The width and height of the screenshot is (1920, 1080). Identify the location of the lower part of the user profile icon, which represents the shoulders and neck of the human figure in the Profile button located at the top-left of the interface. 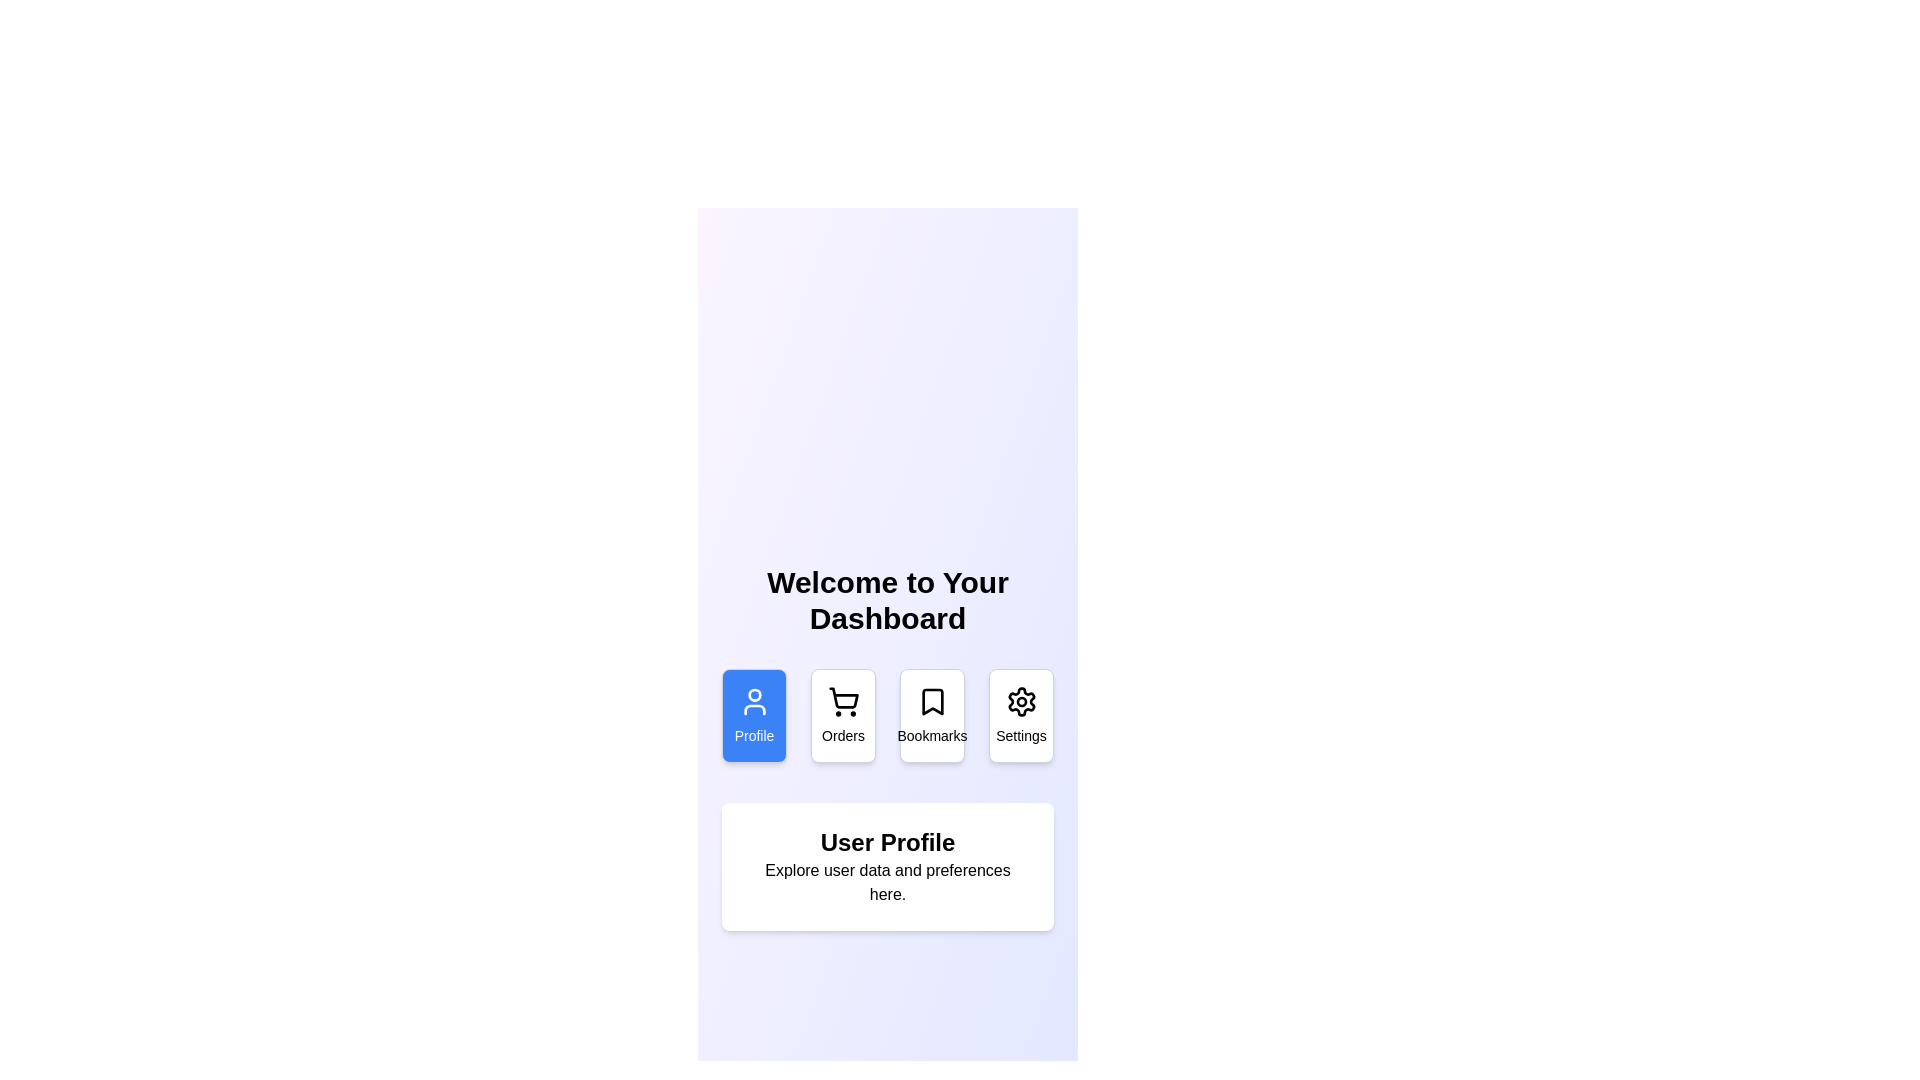
(753, 708).